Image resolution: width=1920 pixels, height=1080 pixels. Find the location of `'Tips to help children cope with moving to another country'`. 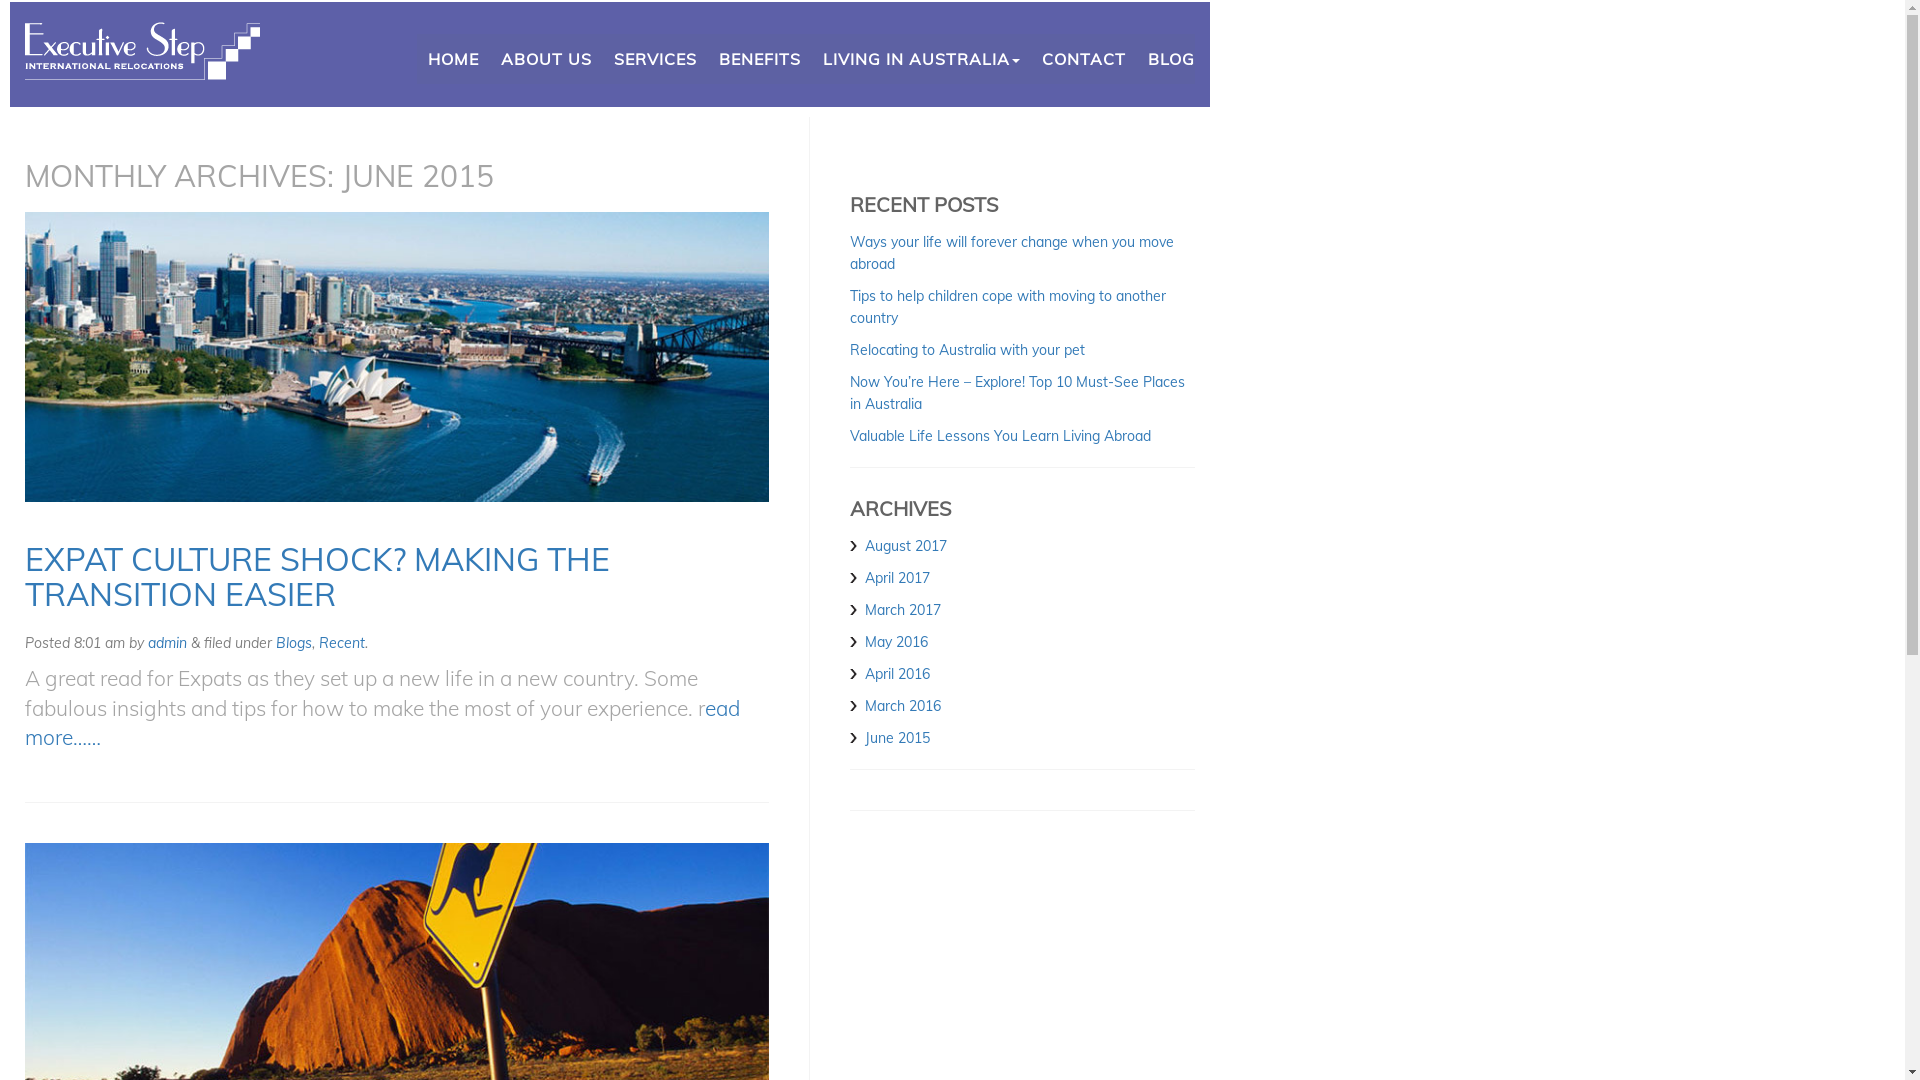

'Tips to help children cope with moving to another country' is located at coordinates (1008, 307).